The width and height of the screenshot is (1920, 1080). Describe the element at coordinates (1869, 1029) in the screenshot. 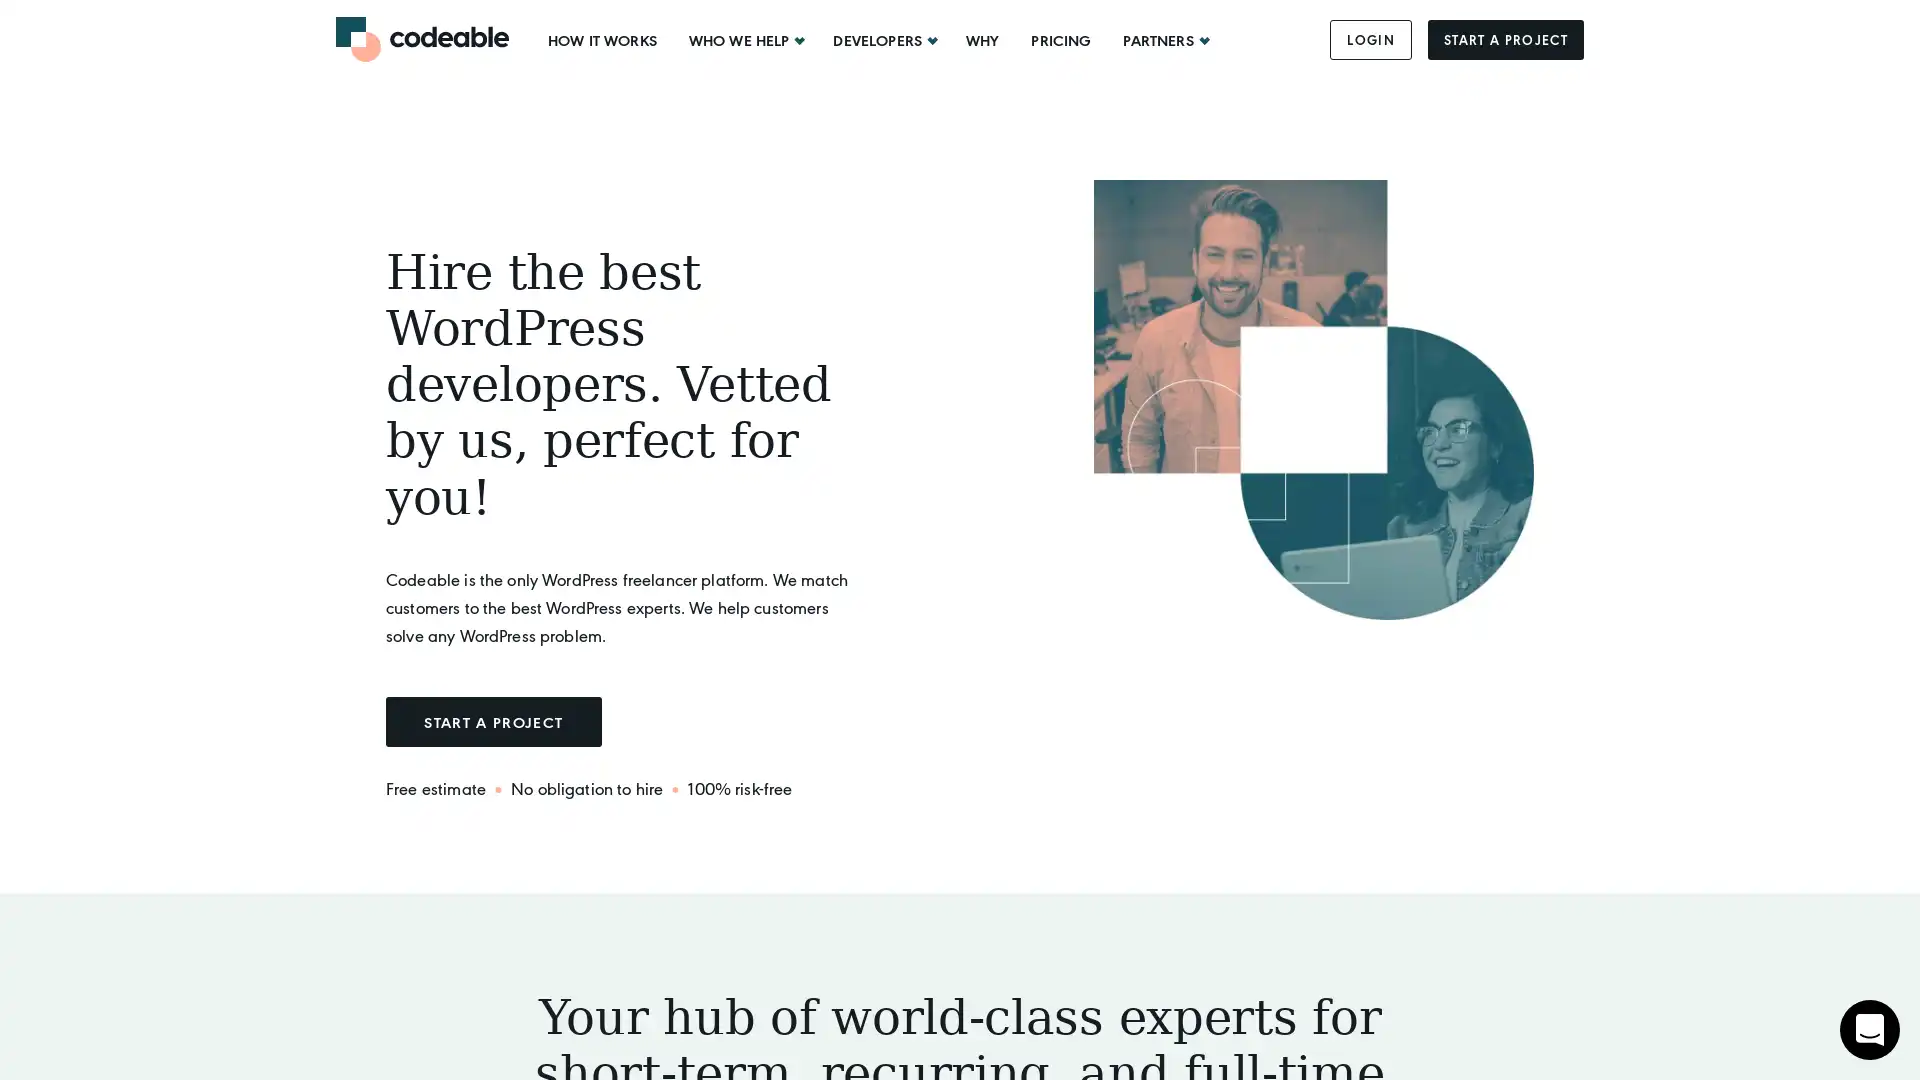

I see `Open Intercom` at that location.